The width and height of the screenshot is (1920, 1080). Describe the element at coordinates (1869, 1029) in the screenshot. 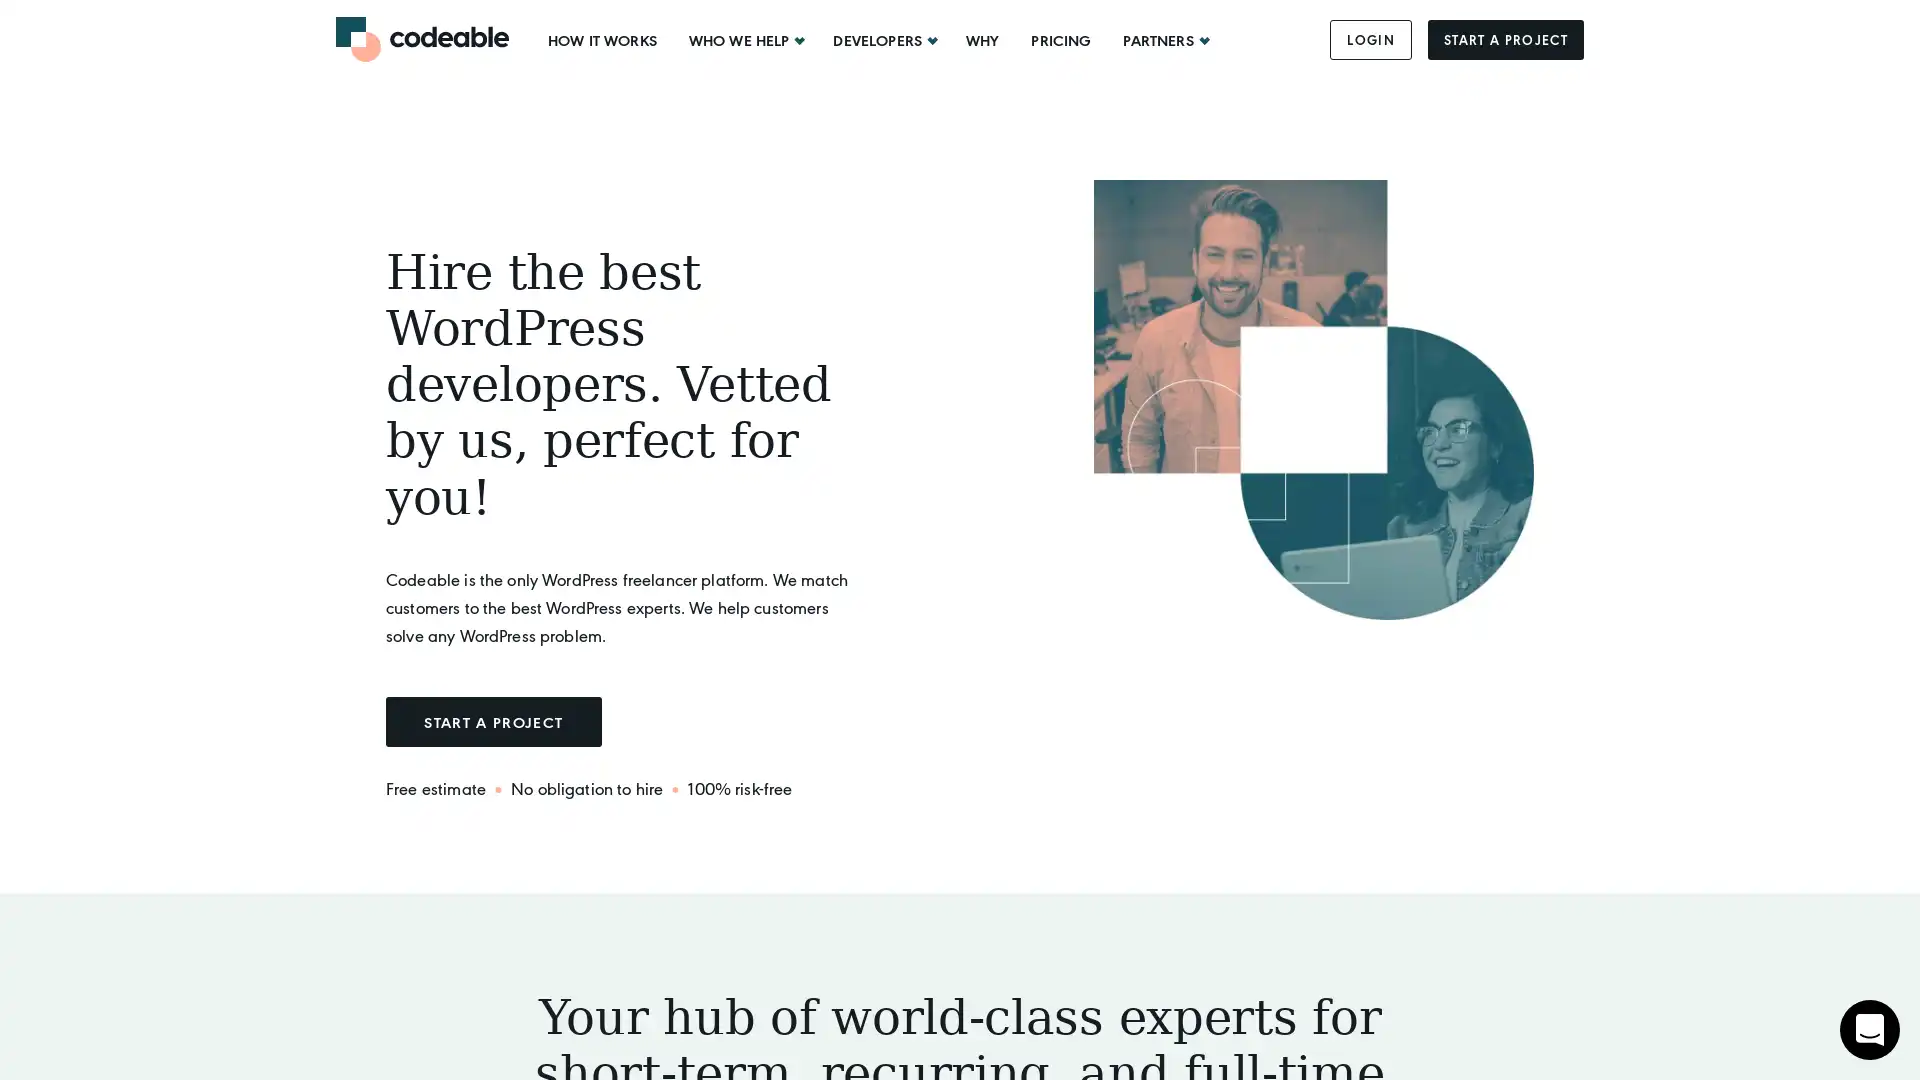

I see `Open Intercom` at that location.